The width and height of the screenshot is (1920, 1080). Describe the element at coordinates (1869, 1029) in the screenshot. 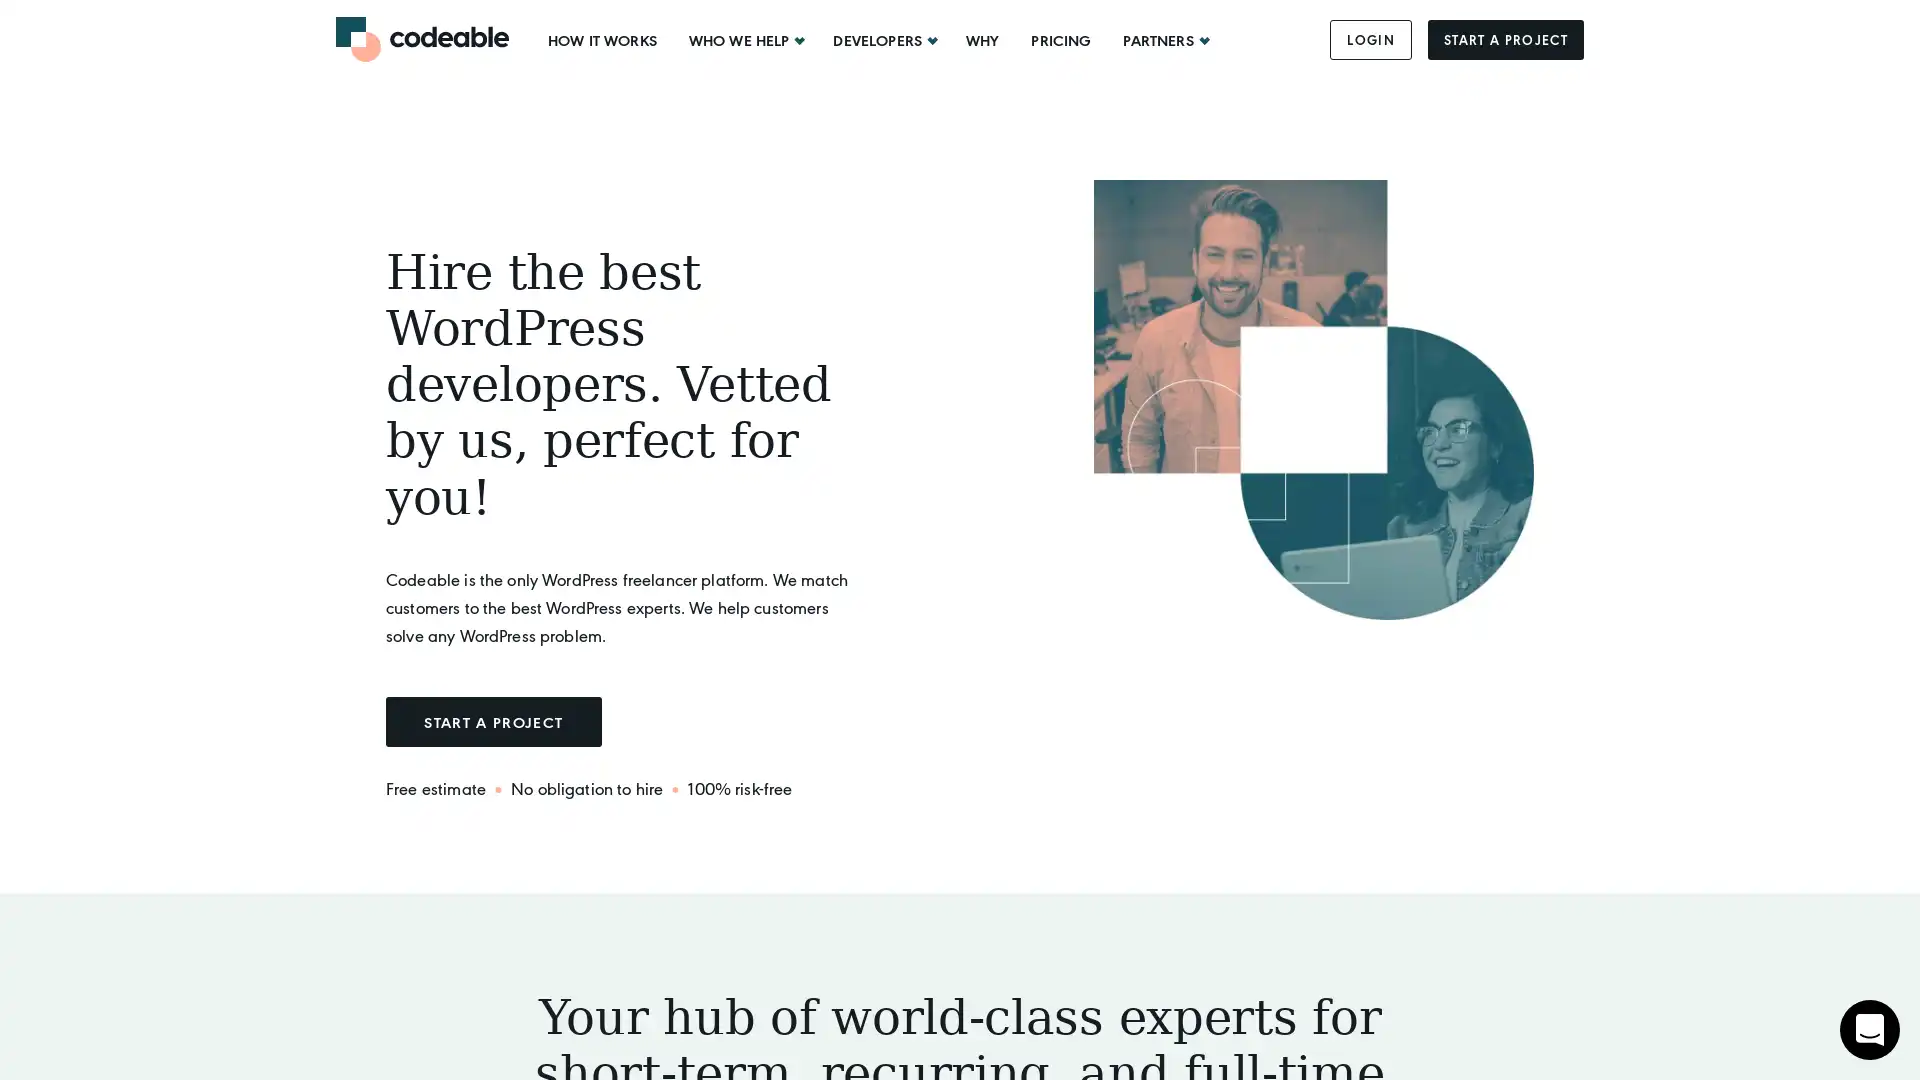

I see `Open Intercom` at that location.